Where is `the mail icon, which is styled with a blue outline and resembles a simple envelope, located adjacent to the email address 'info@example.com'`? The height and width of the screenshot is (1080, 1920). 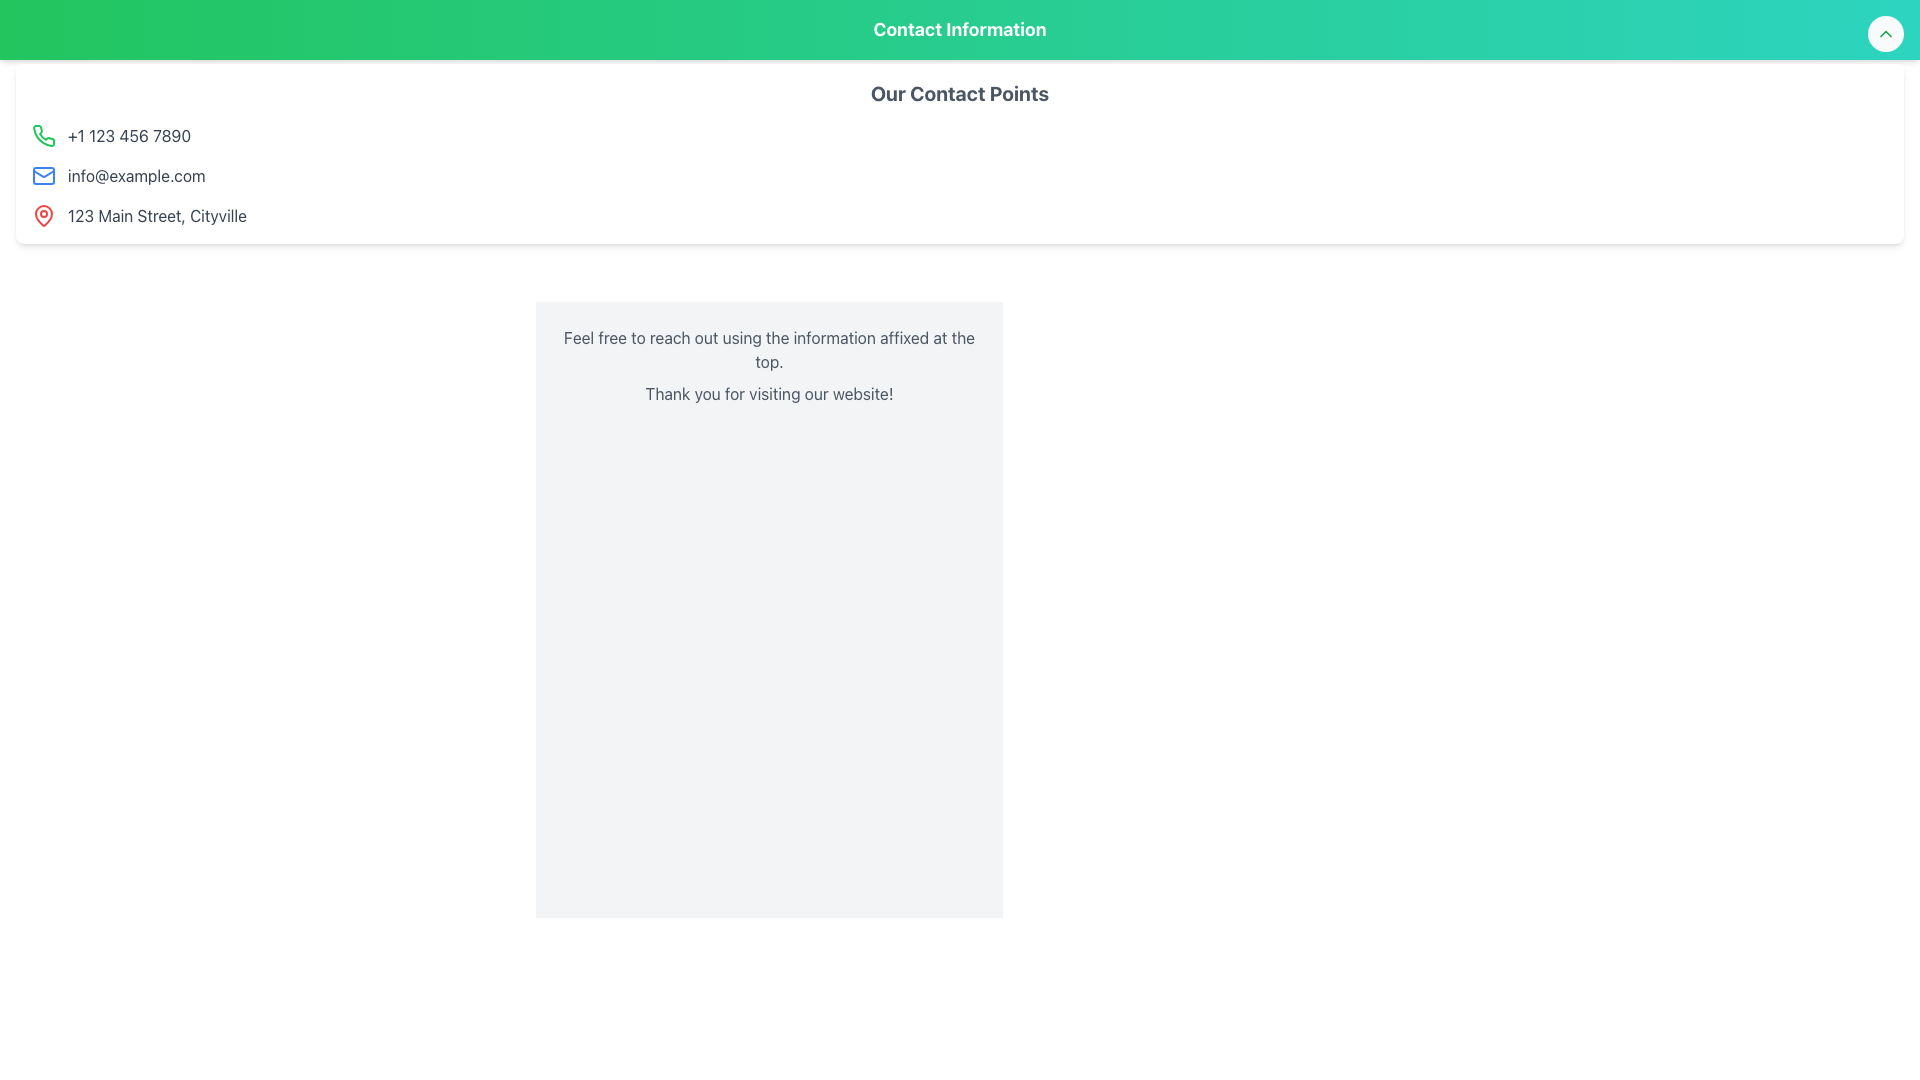
the mail icon, which is styled with a blue outline and resembles a simple envelope, located adjacent to the email address 'info@example.com' is located at coordinates (43, 175).